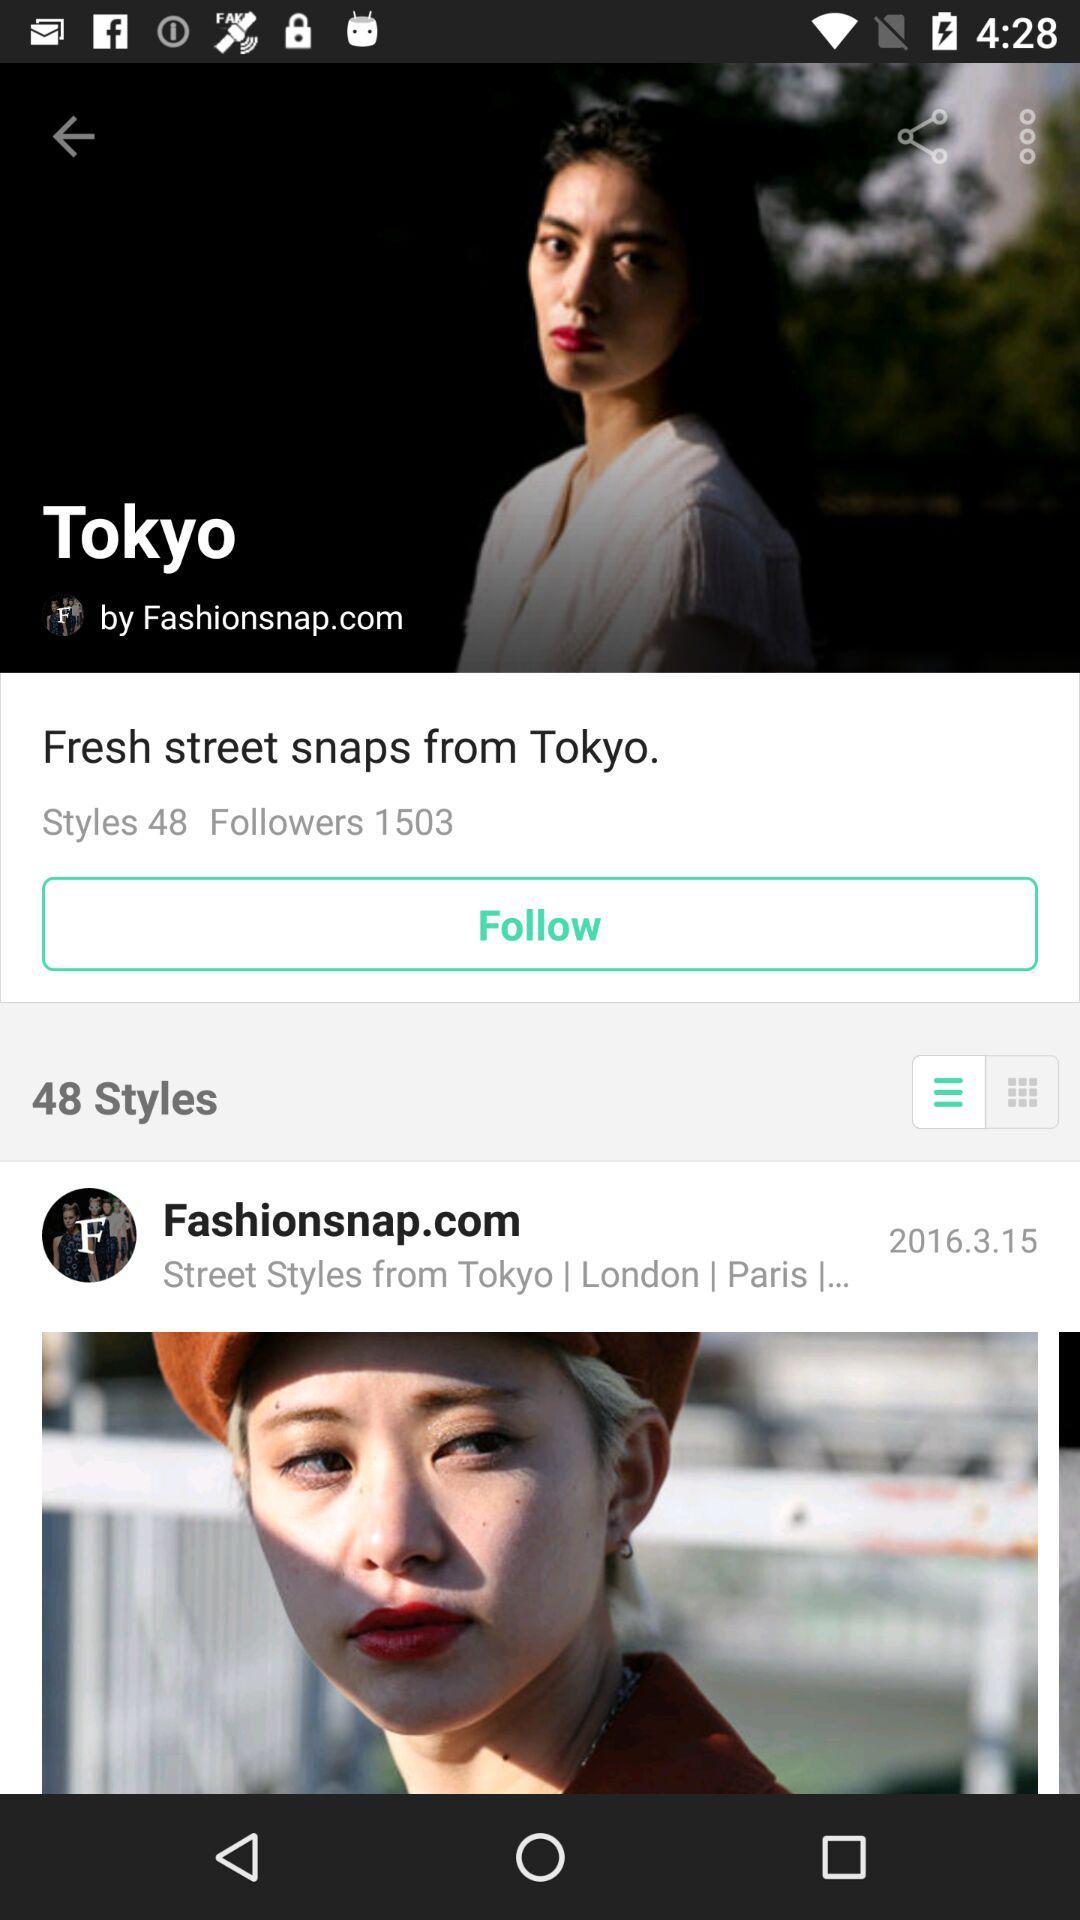  Describe the element at coordinates (1022, 1090) in the screenshot. I see `the icon below follow` at that location.